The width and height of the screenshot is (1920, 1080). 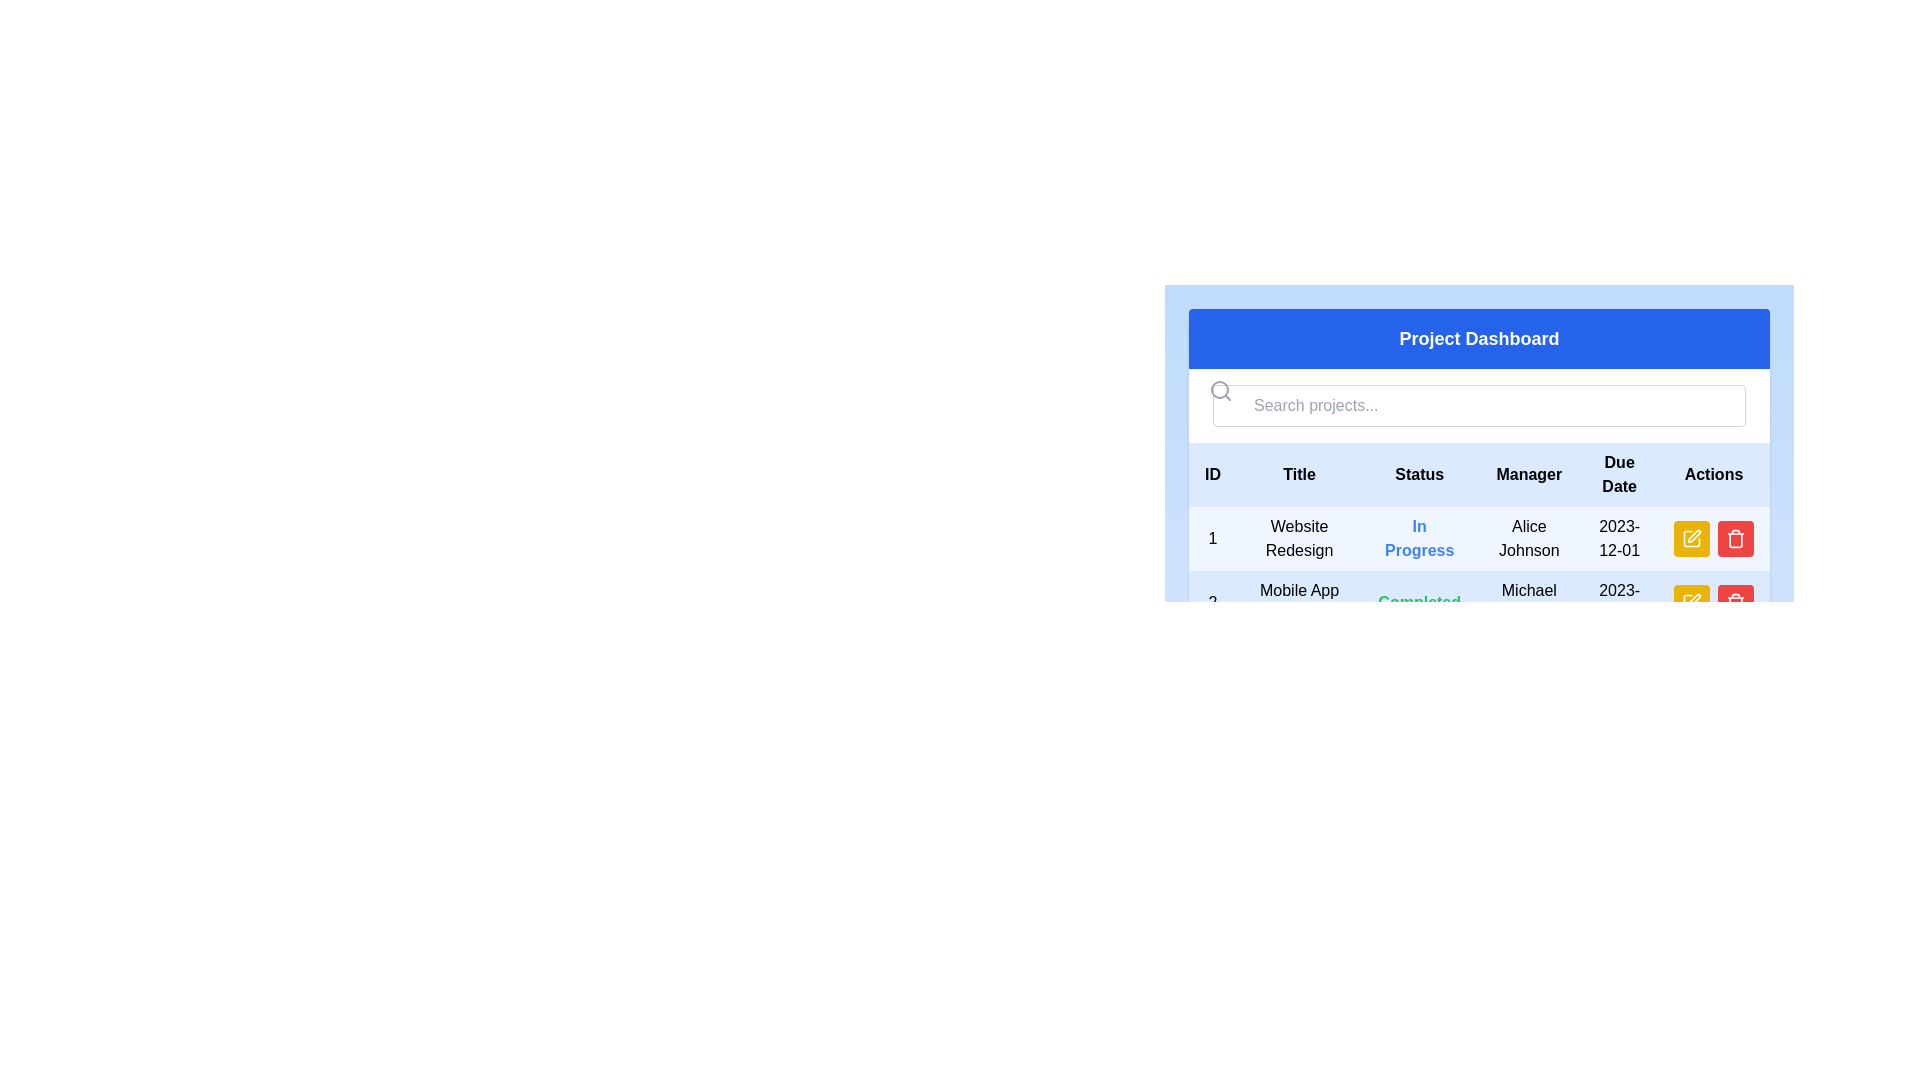 I want to click on text in the table cell located in the first column of the first row, which is positioned to the left of the text 'Website Redesign', so click(x=1212, y=538).